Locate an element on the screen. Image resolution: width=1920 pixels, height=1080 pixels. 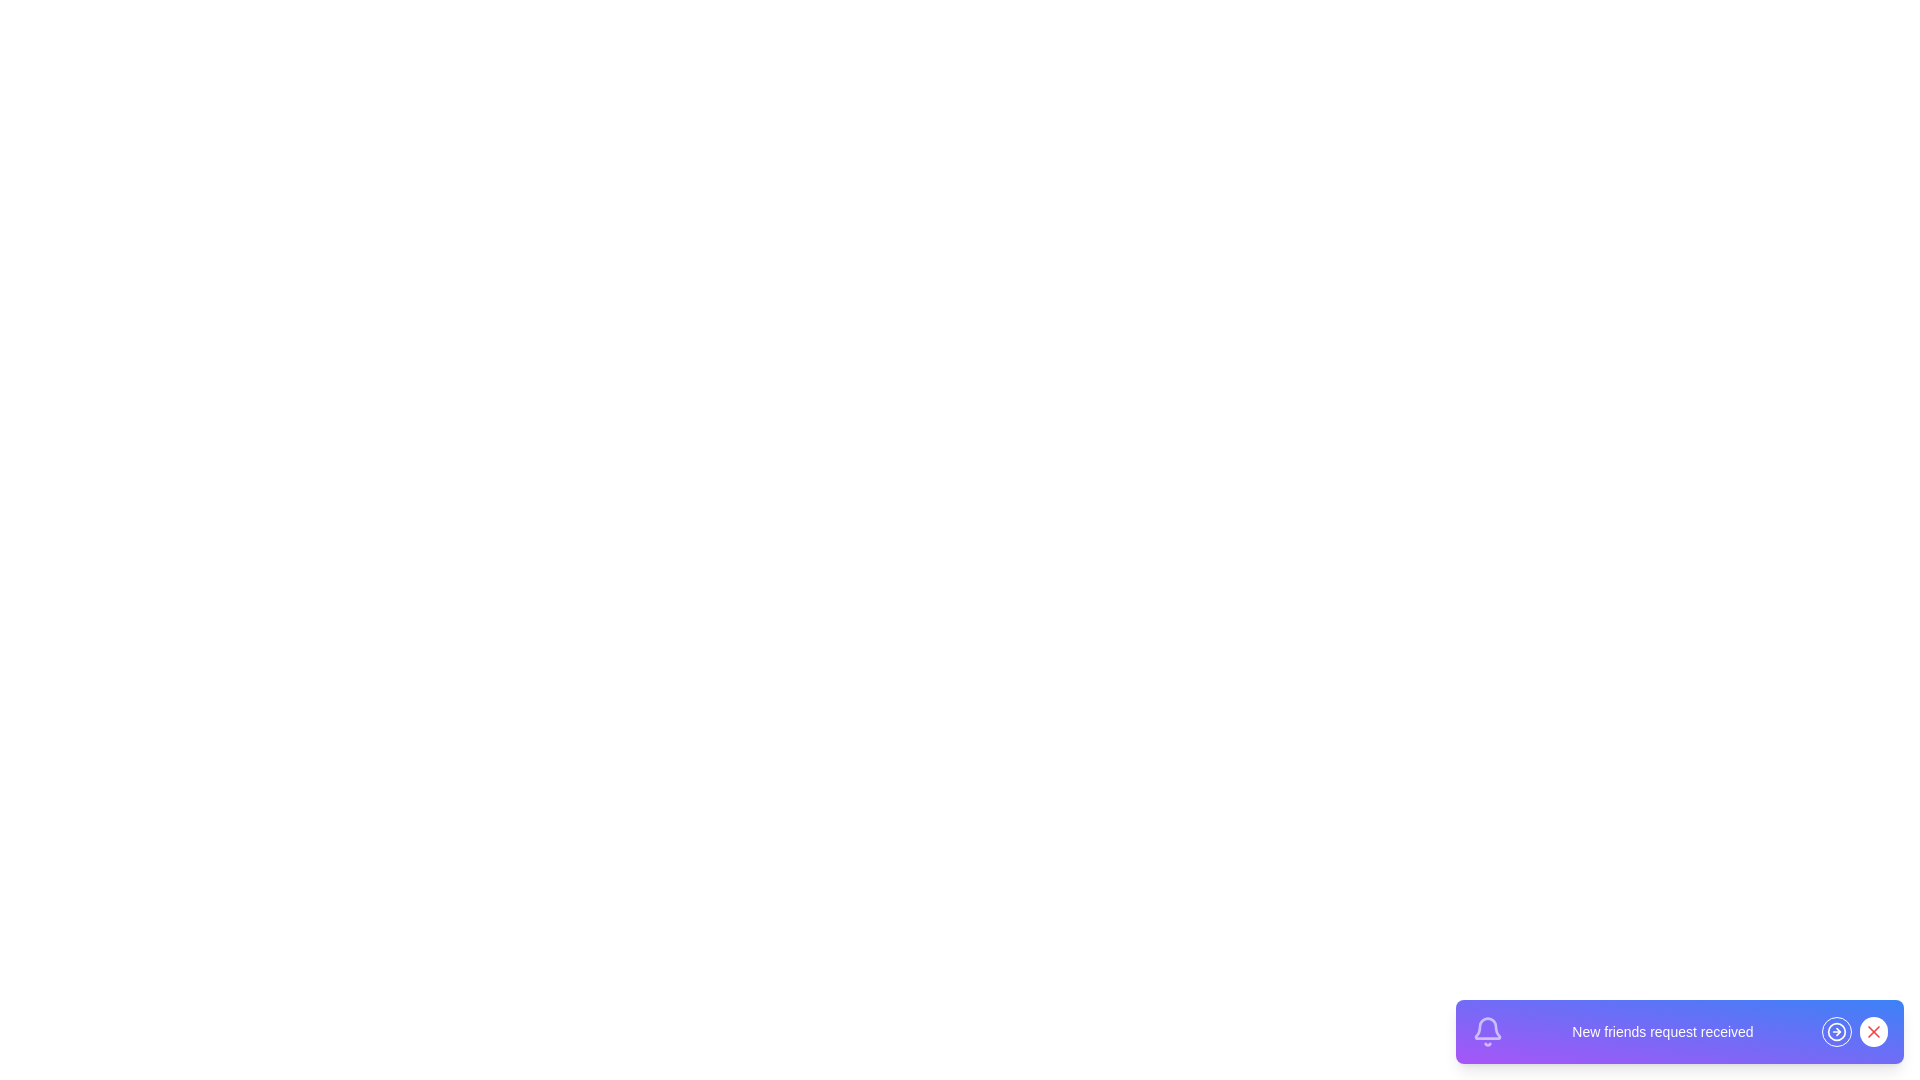
the next button to cycle through notifications is located at coordinates (1837, 1032).